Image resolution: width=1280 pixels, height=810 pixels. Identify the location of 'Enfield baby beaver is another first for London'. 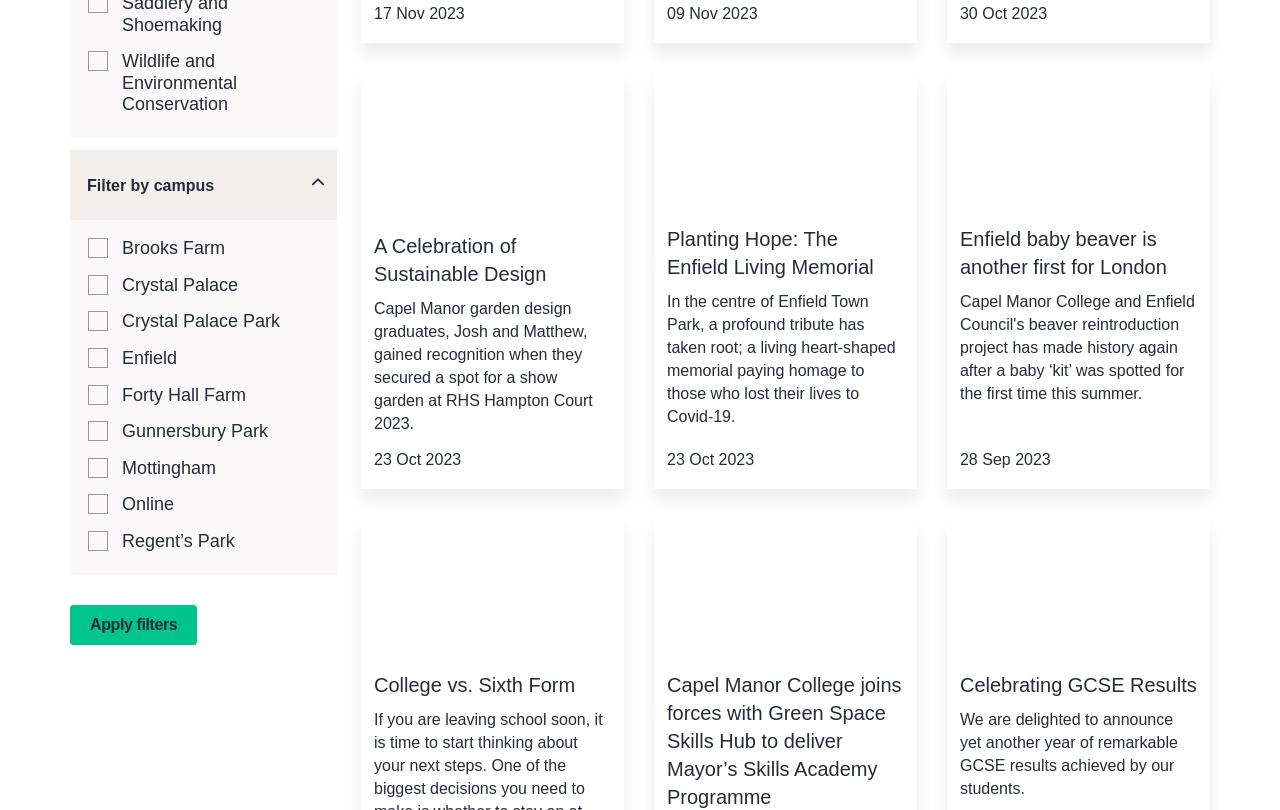
(957, 251).